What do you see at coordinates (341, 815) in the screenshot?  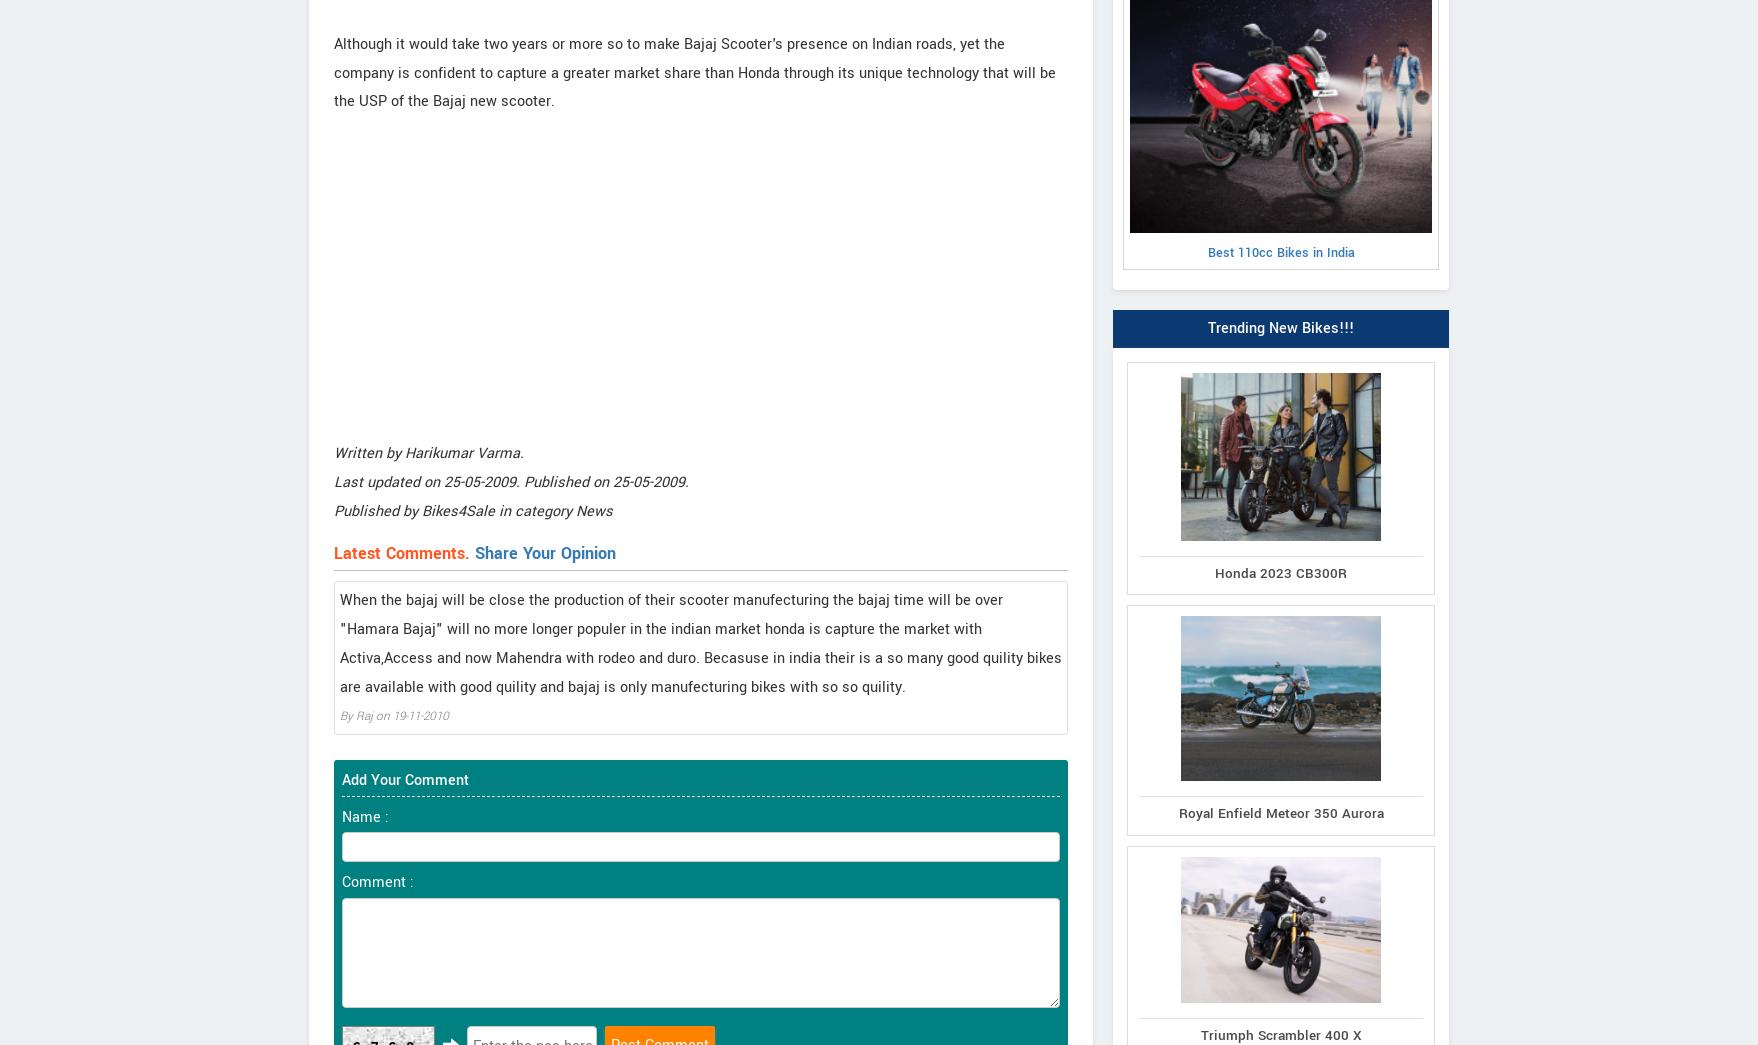 I see `'Name :'` at bounding box center [341, 815].